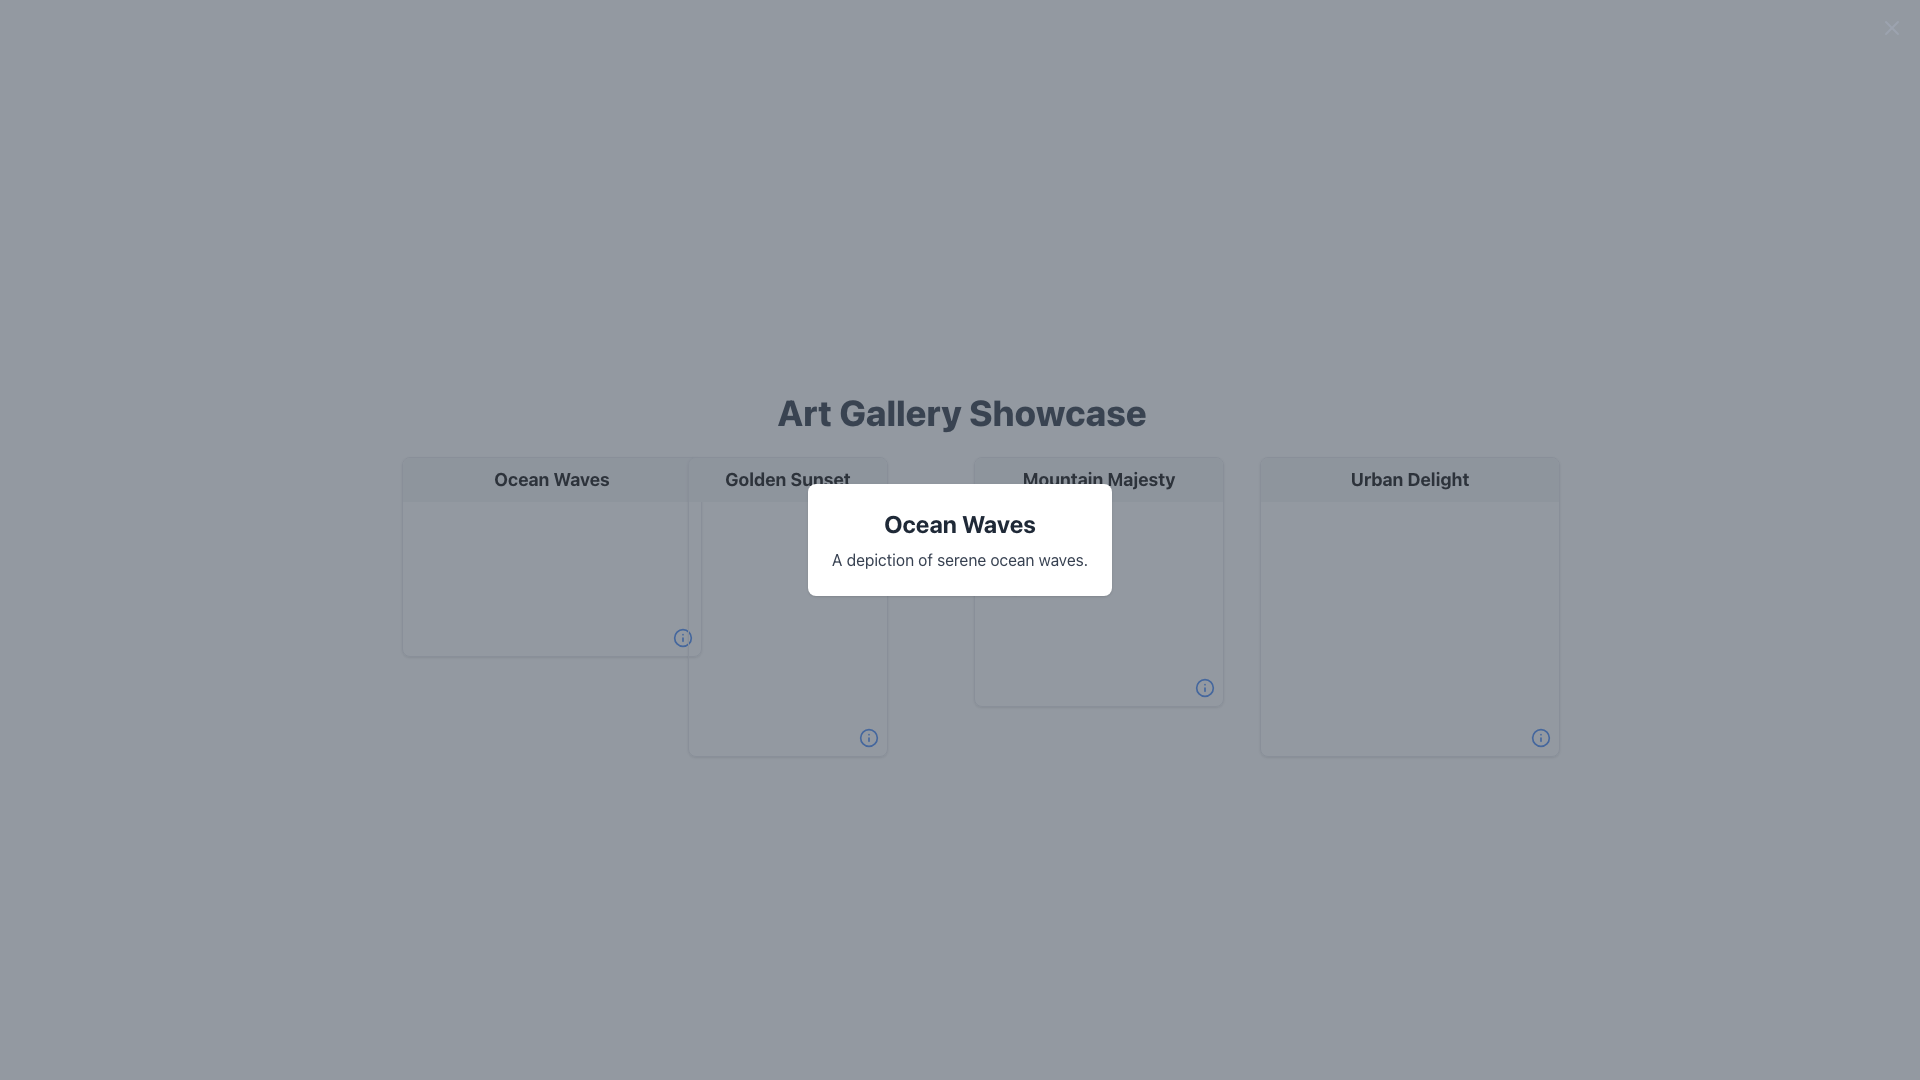  What do you see at coordinates (868, 737) in the screenshot?
I see `the informational icon boundary located at the bottom-right corner of the 'Golden Sunset' card, which is part of a grouped icon and has a visible circular outline` at bounding box center [868, 737].